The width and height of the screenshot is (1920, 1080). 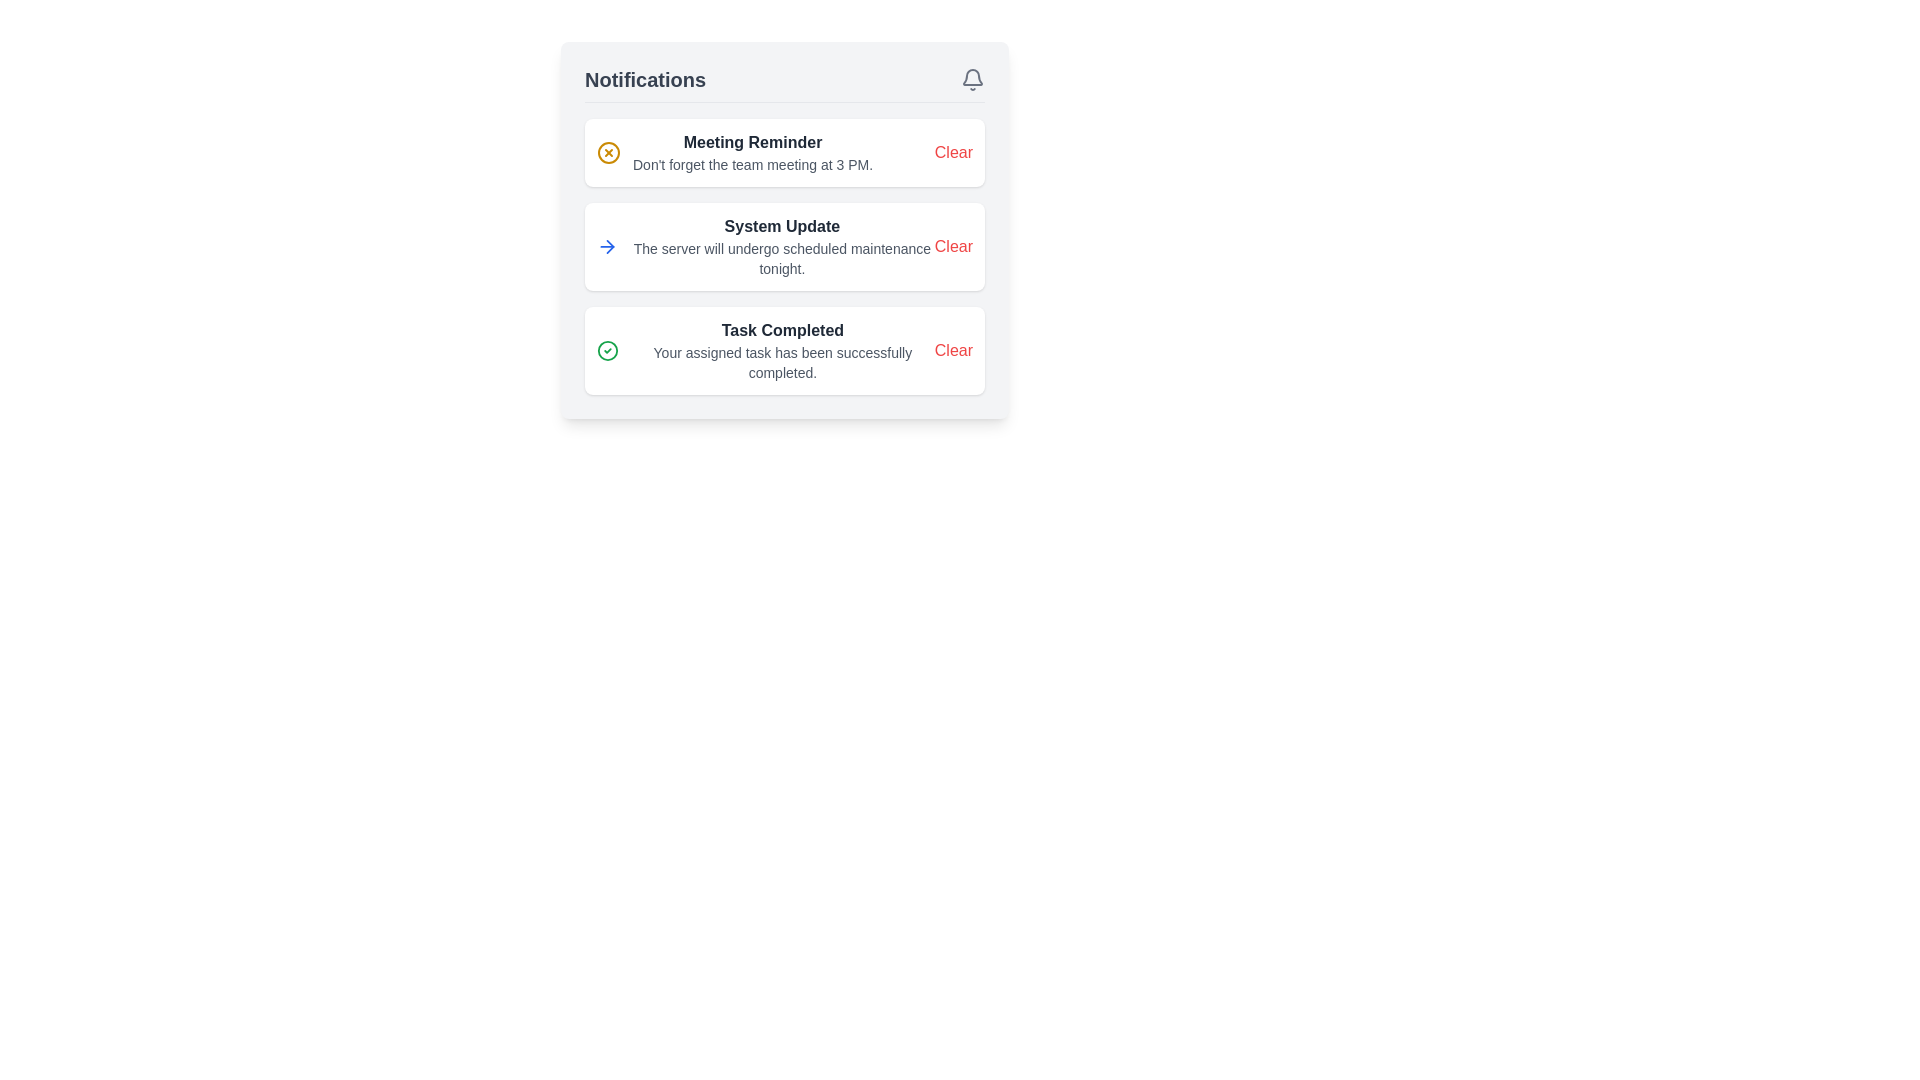 What do you see at coordinates (607, 350) in the screenshot?
I see `the decorative SVG Circle that forms part of the 'Task Completed' notification, which is the last notification in the list positioned at the bottom of the box` at bounding box center [607, 350].